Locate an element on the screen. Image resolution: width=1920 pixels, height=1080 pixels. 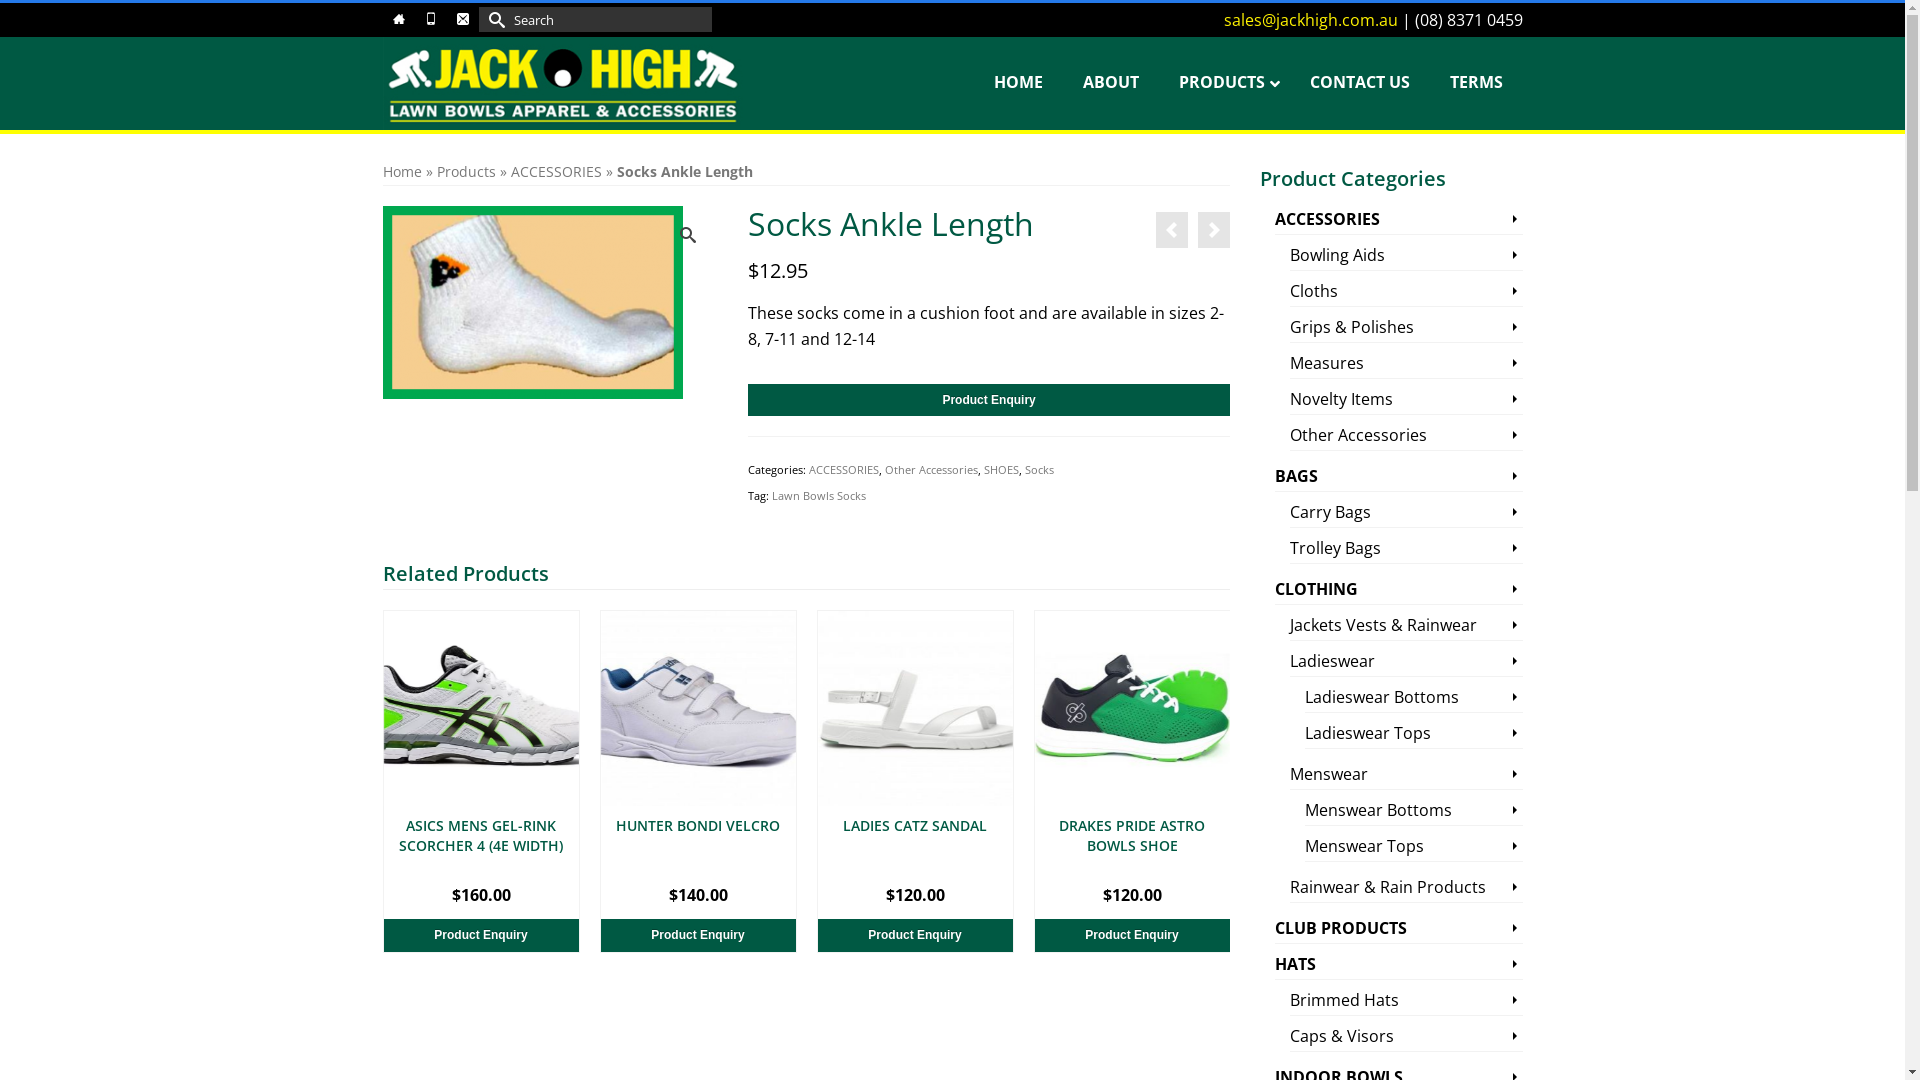
'Ladieswear Tops' is located at coordinates (1413, 733).